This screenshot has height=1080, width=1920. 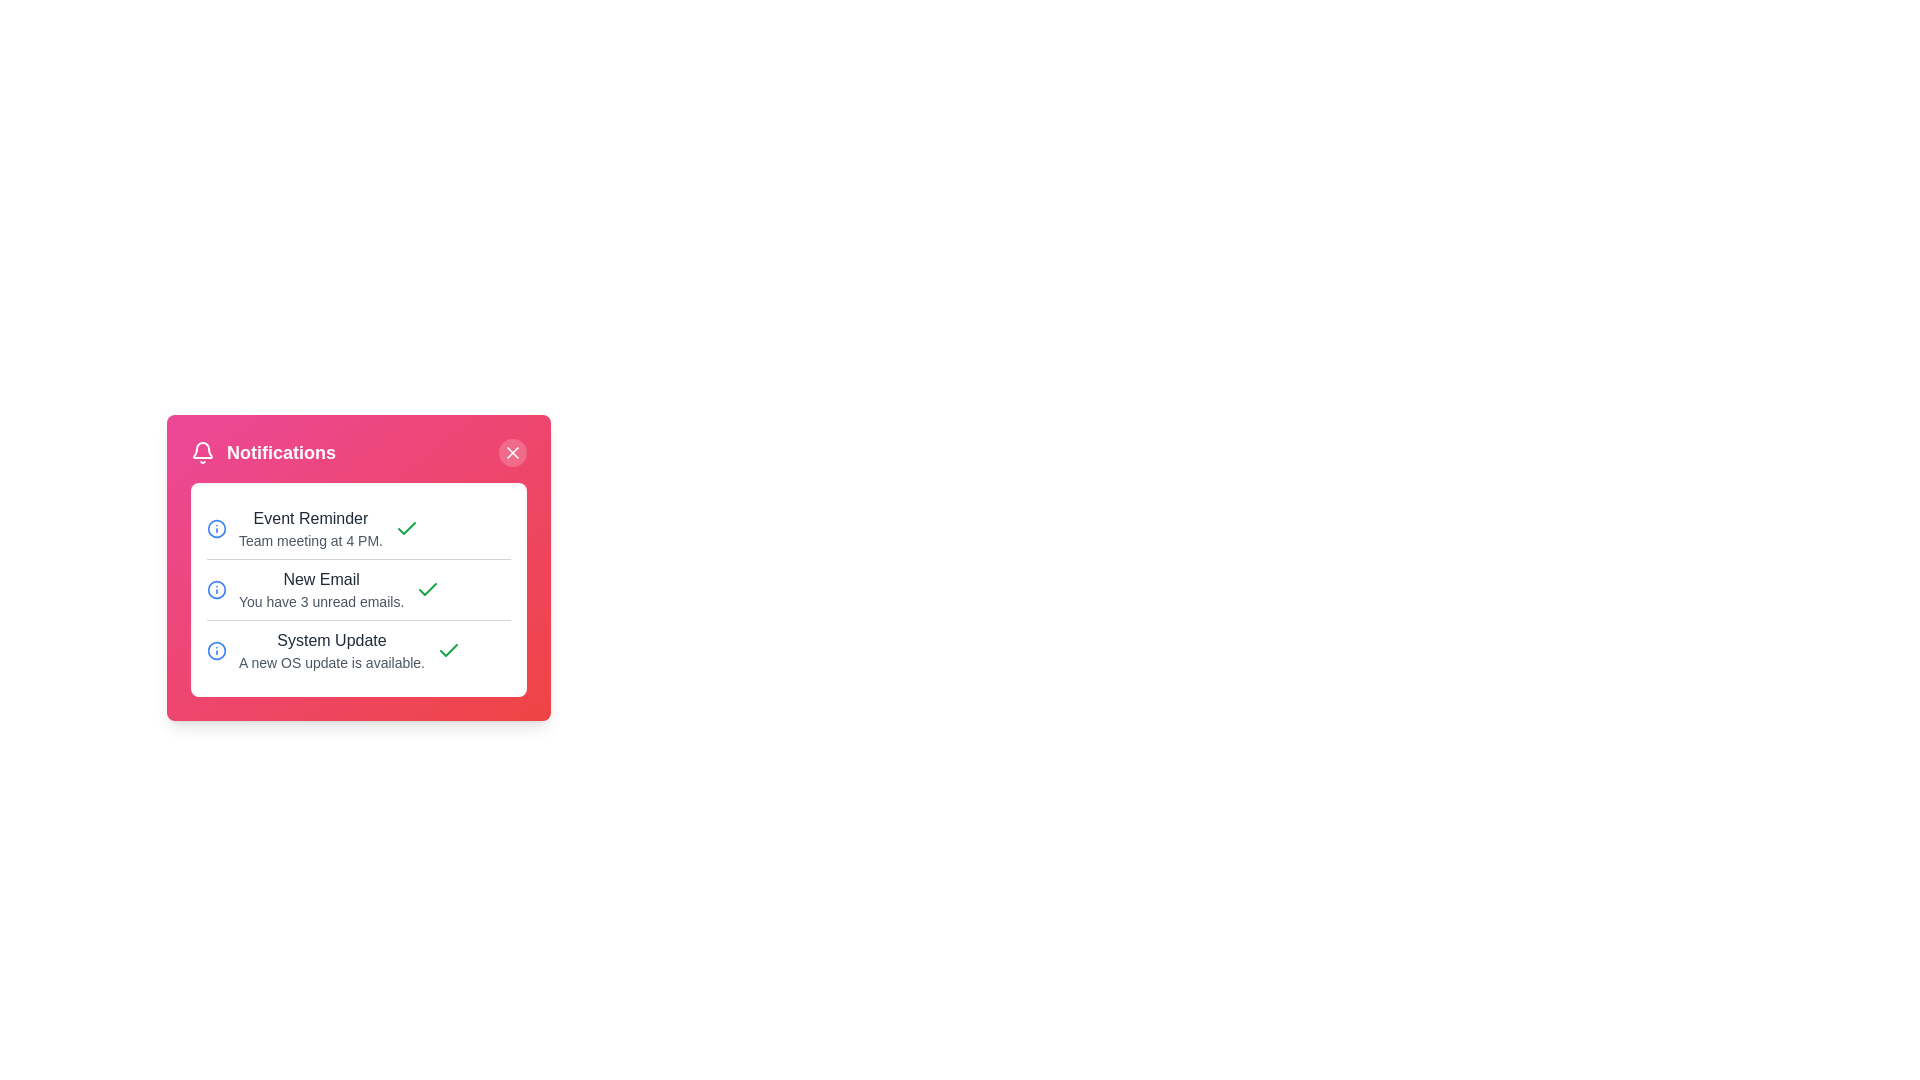 What do you see at coordinates (310, 540) in the screenshot?
I see `the text label displaying timing information for the event reminder, which is located below the 'Event Reminder' heading in the first notification entry` at bounding box center [310, 540].